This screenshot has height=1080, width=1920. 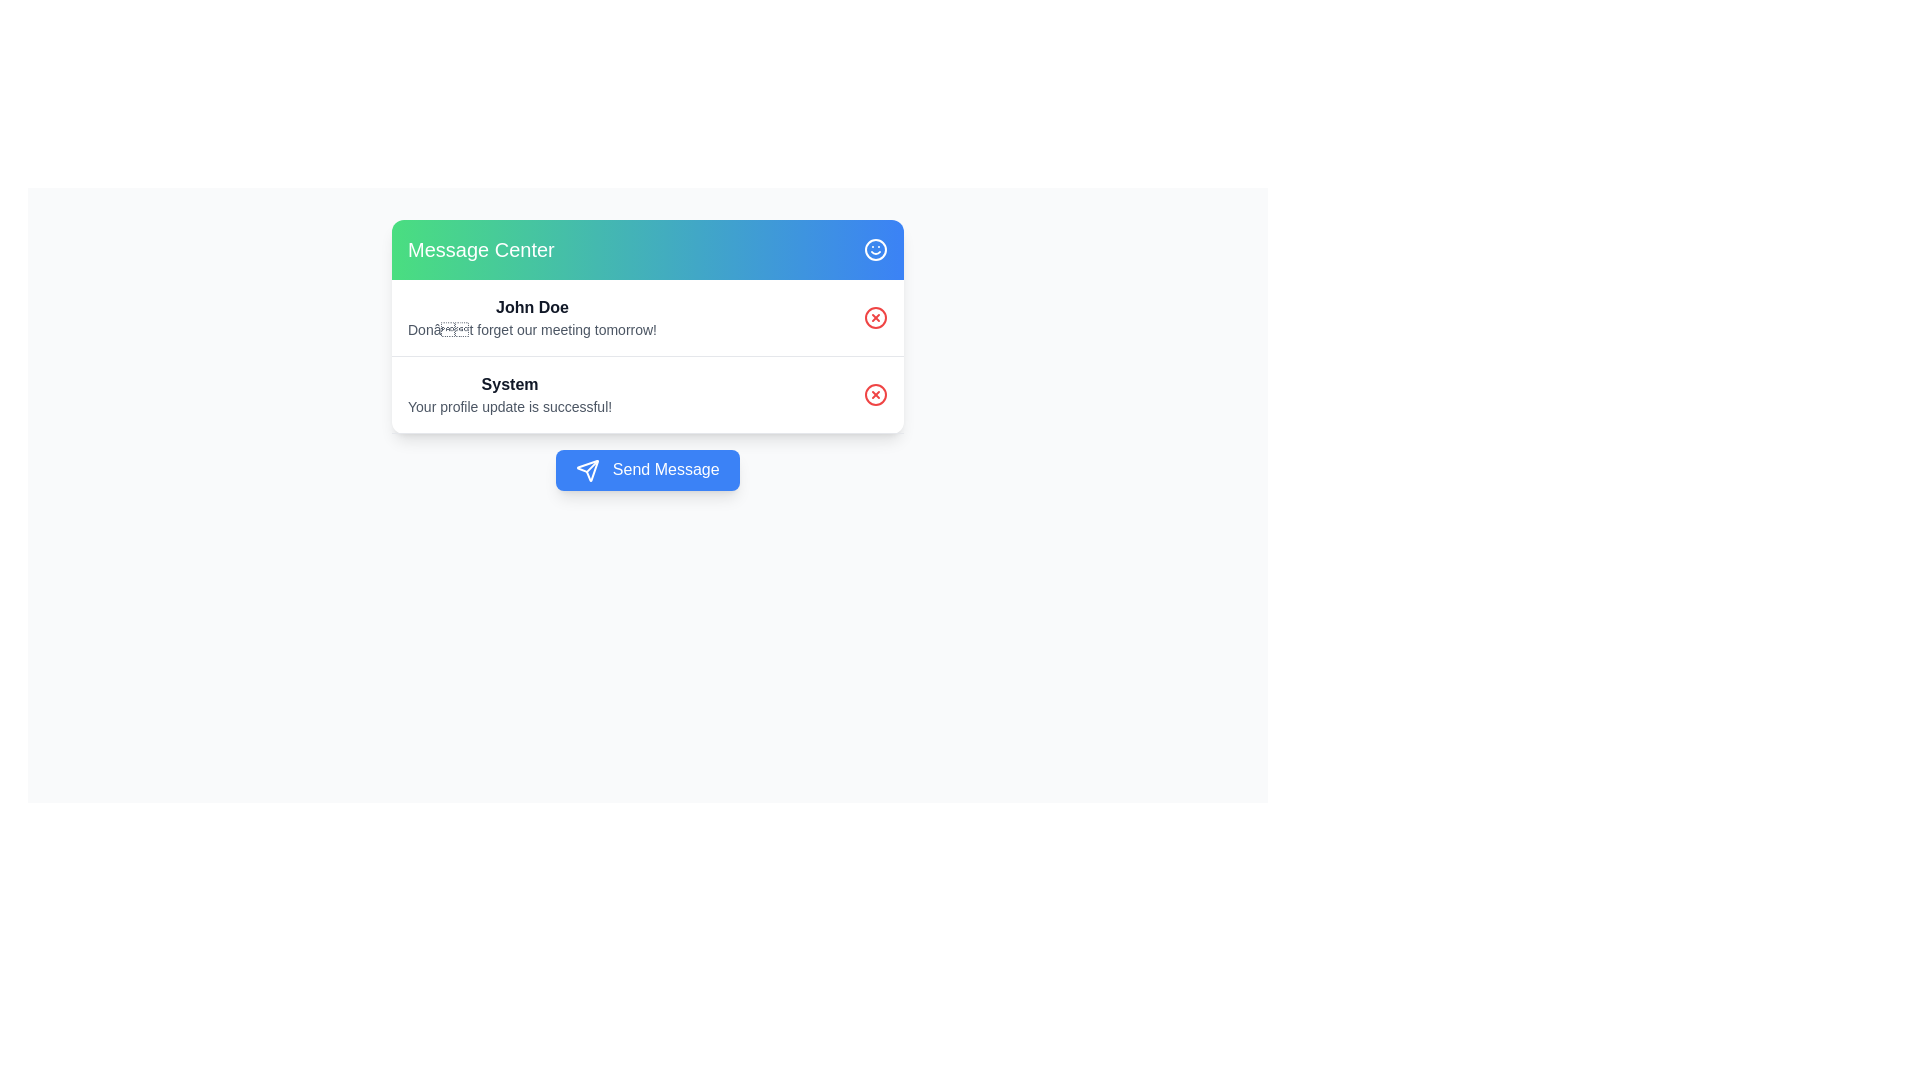 I want to click on the dismiss button icon located on the right side of the row displaying 'John Doe' and the message 'Don’t forget our meeting tomorrow!', so click(x=875, y=316).